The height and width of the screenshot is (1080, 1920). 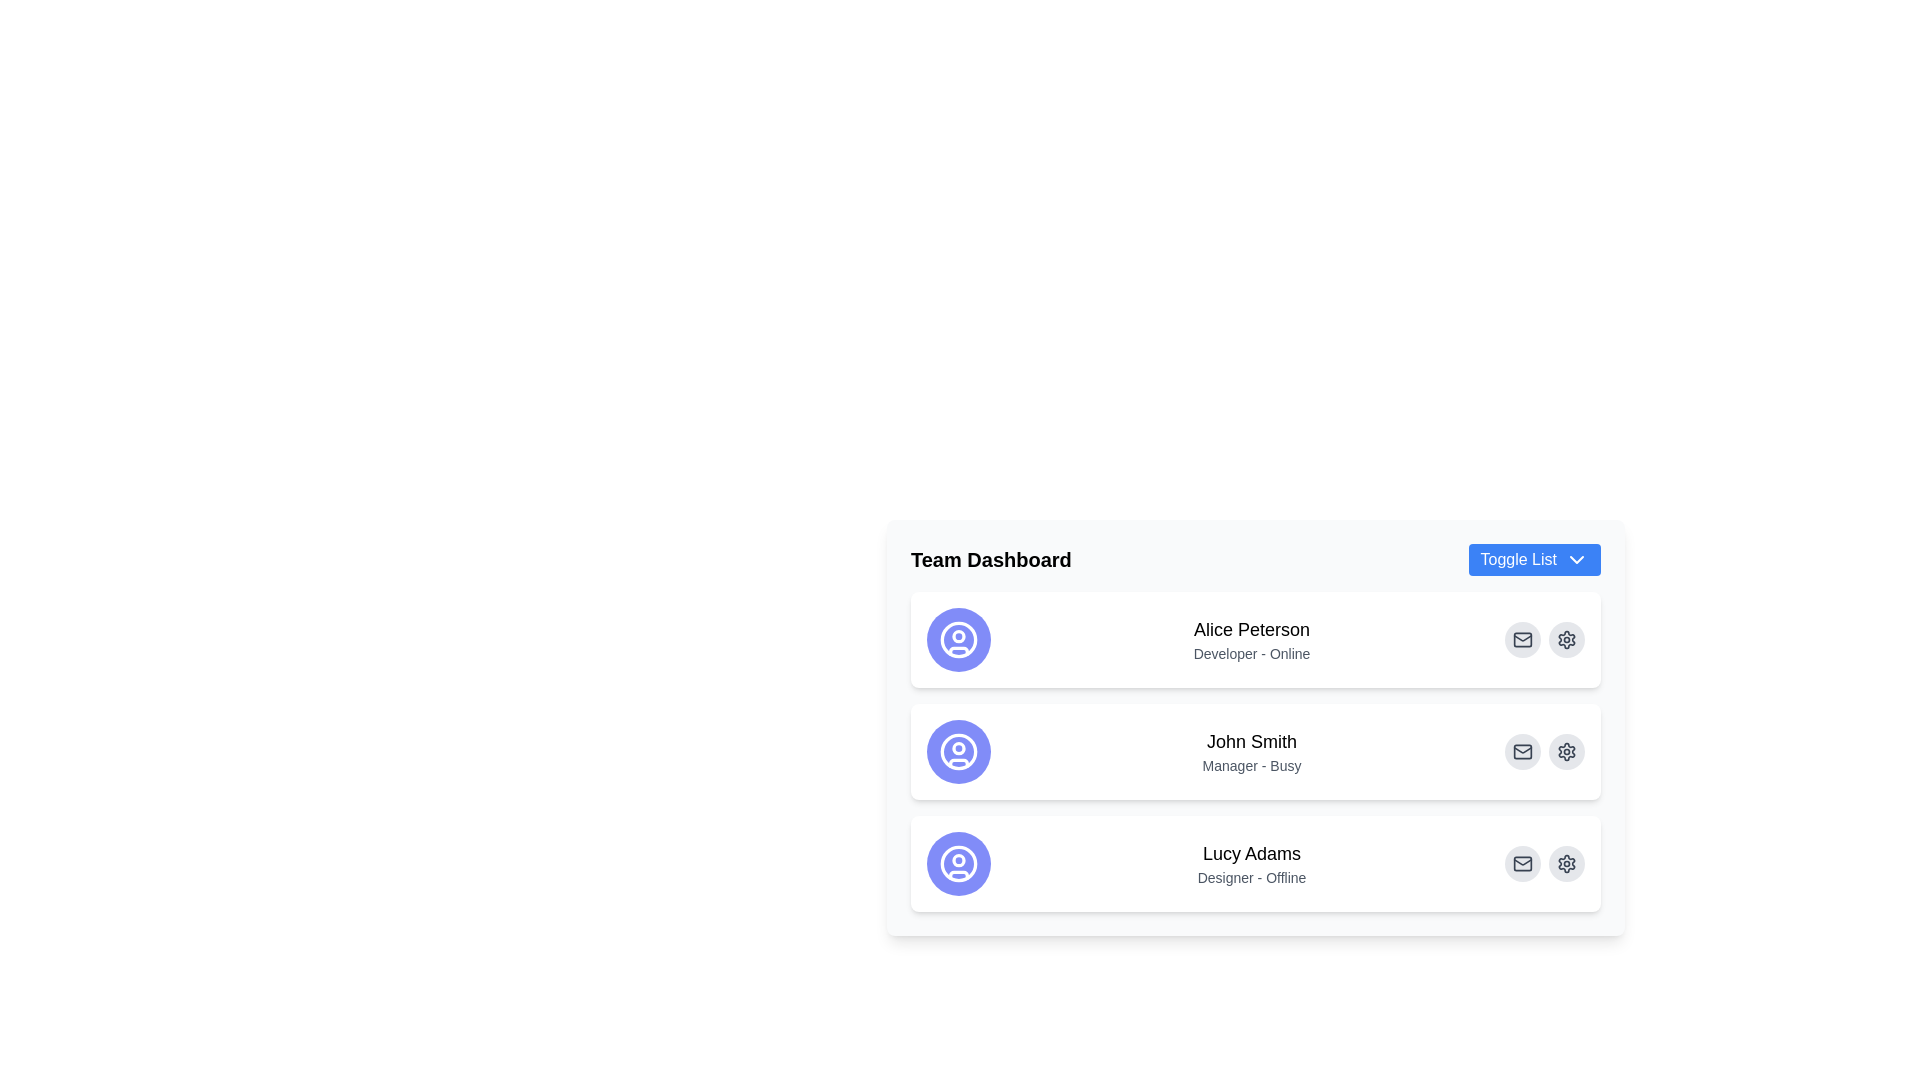 I want to click on the settings icon located within the rounded button on the far-right side of the user entry for 'Alice Peterson', so click(x=1565, y=863).